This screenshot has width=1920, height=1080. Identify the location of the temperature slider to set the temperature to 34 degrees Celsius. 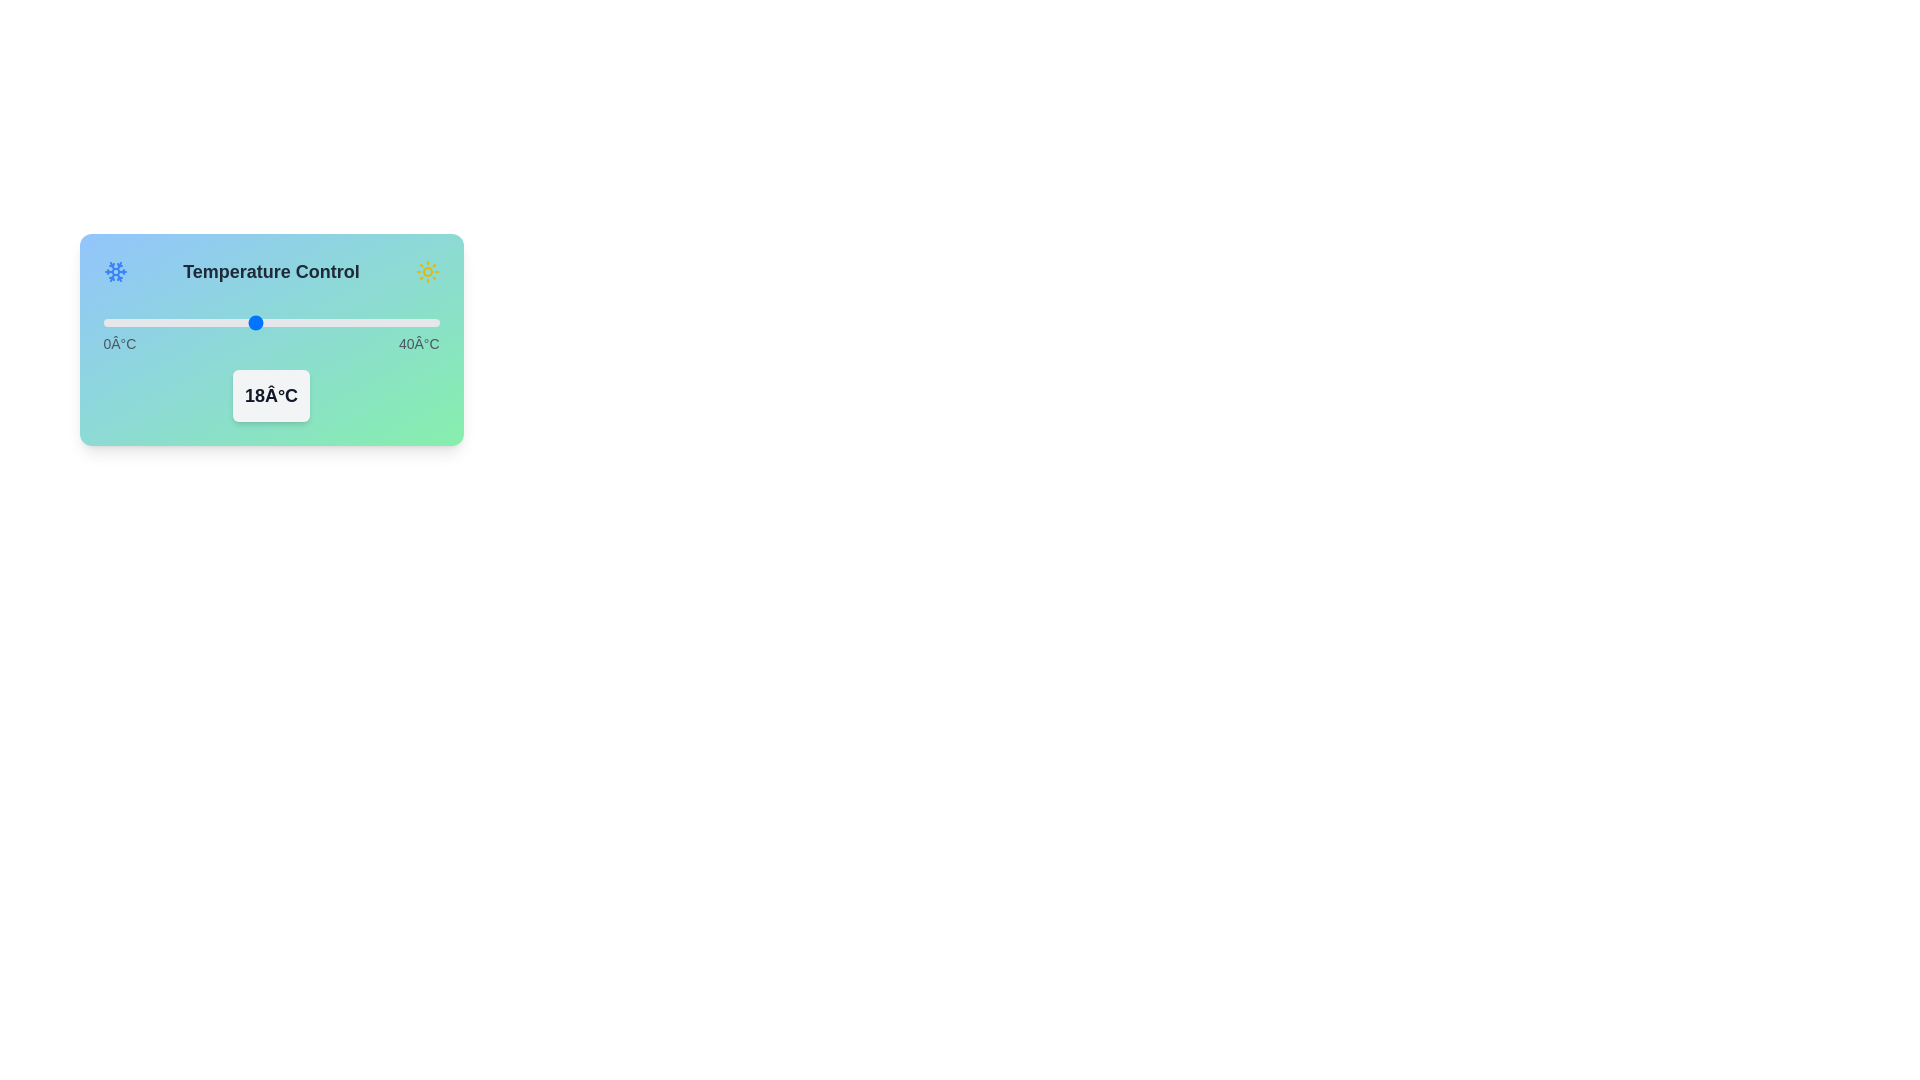
(389, 322).